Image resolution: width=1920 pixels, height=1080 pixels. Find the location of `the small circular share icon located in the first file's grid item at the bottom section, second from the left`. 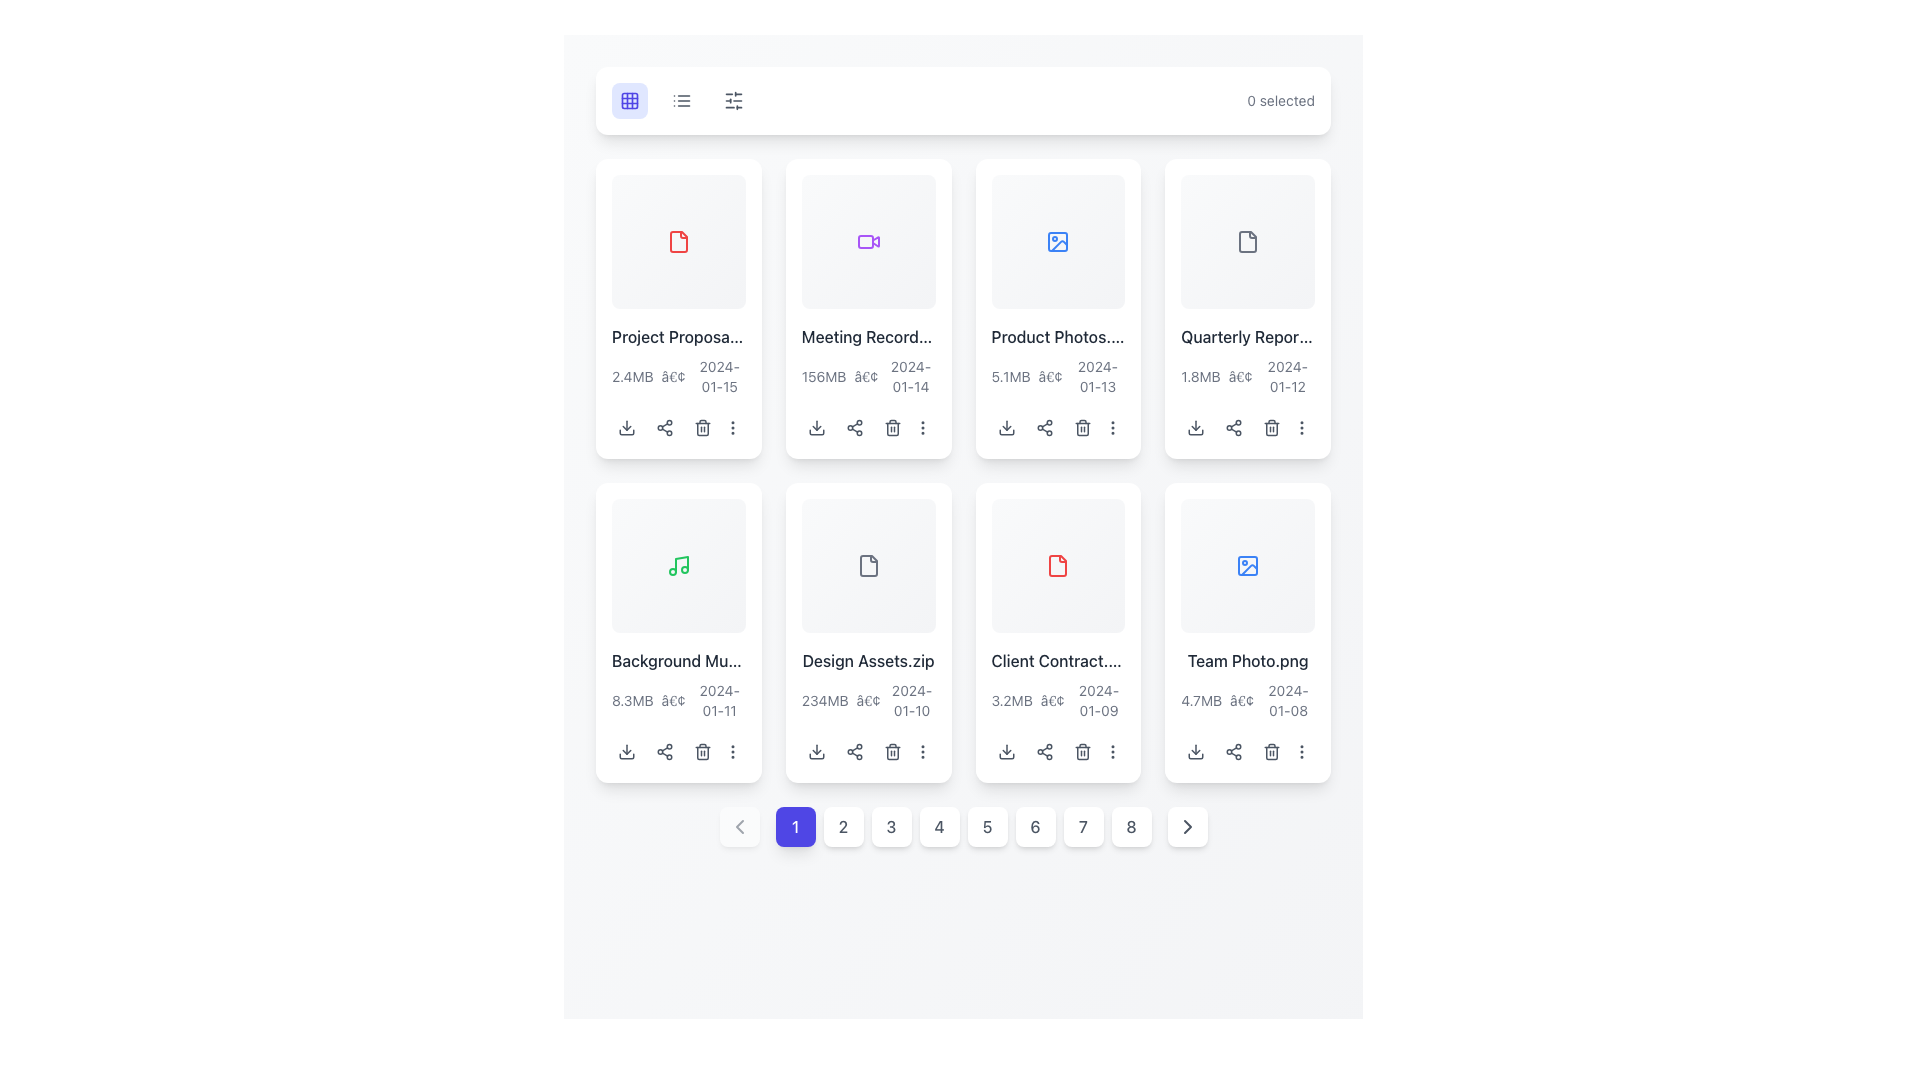

the small circular share icon located in the first file's grid item at the bottom section, second from the left is located at coordinates (665, 426).